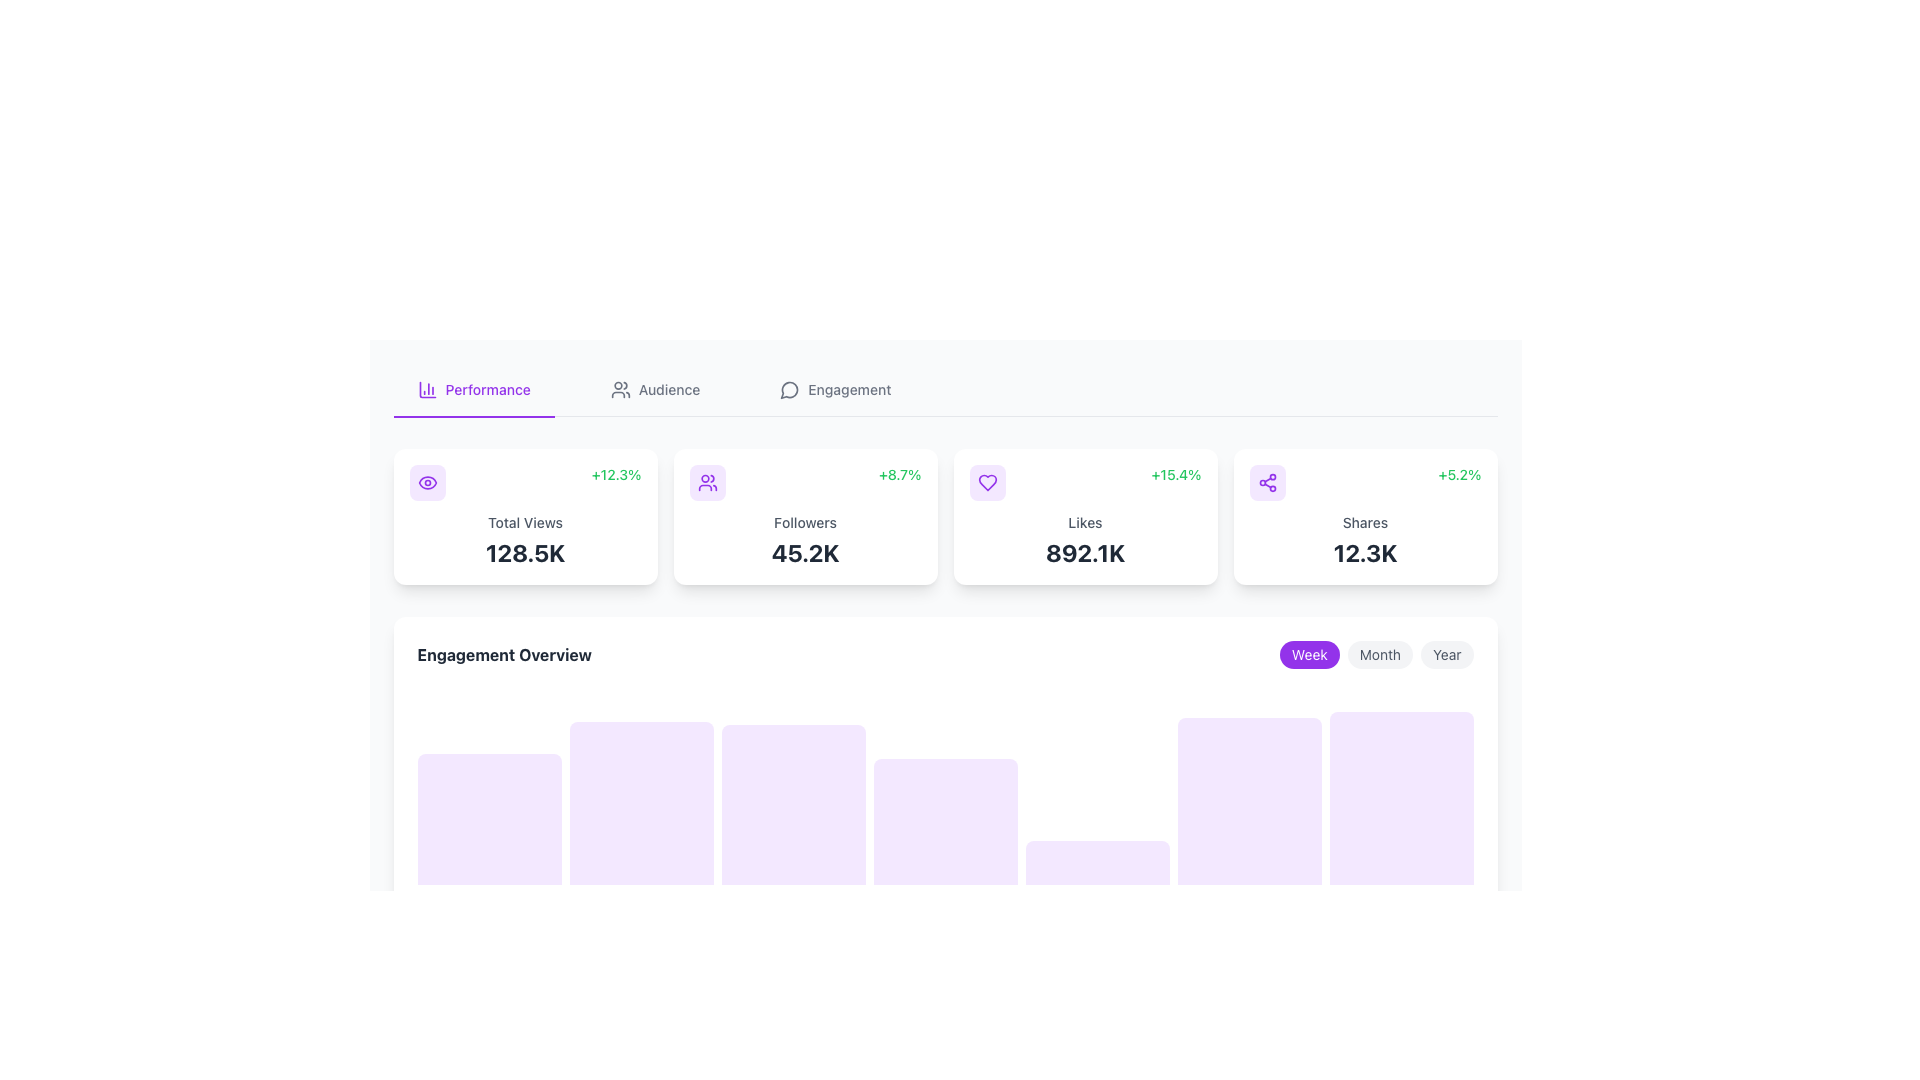 This screenshot has height=1080, width=1920. What do you see at coordinates (525, 552) in the screenshot?
I see `the bold, large-sized text displaying the value '128.5K' in dark gray color located in the card-like layout below 'Total Views' on the left side of the dashboard` at bounding box center [525, 552].